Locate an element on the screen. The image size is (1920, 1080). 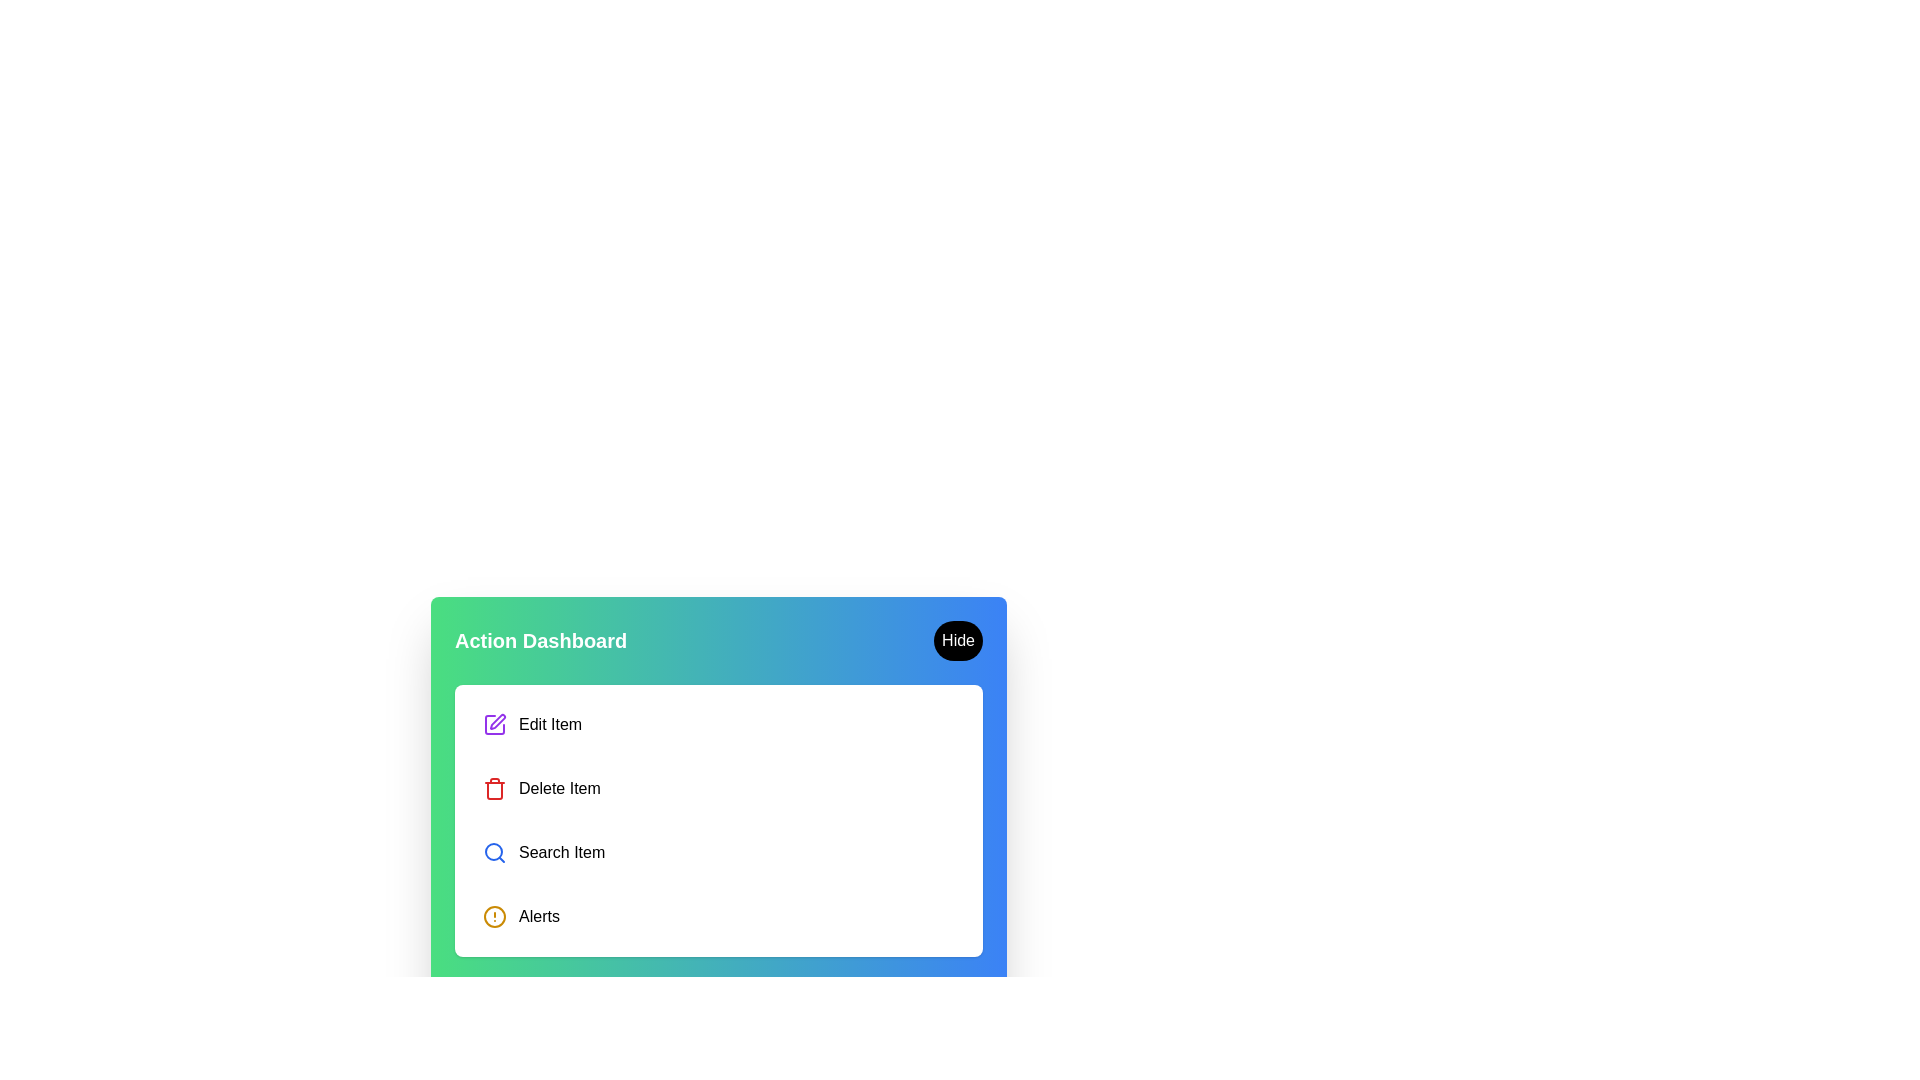
the circular icon with an alert symbol and yellow outer circle located in the fourth position of the list in the 'Action Dashboard' card is located at coordinates (494, 917).